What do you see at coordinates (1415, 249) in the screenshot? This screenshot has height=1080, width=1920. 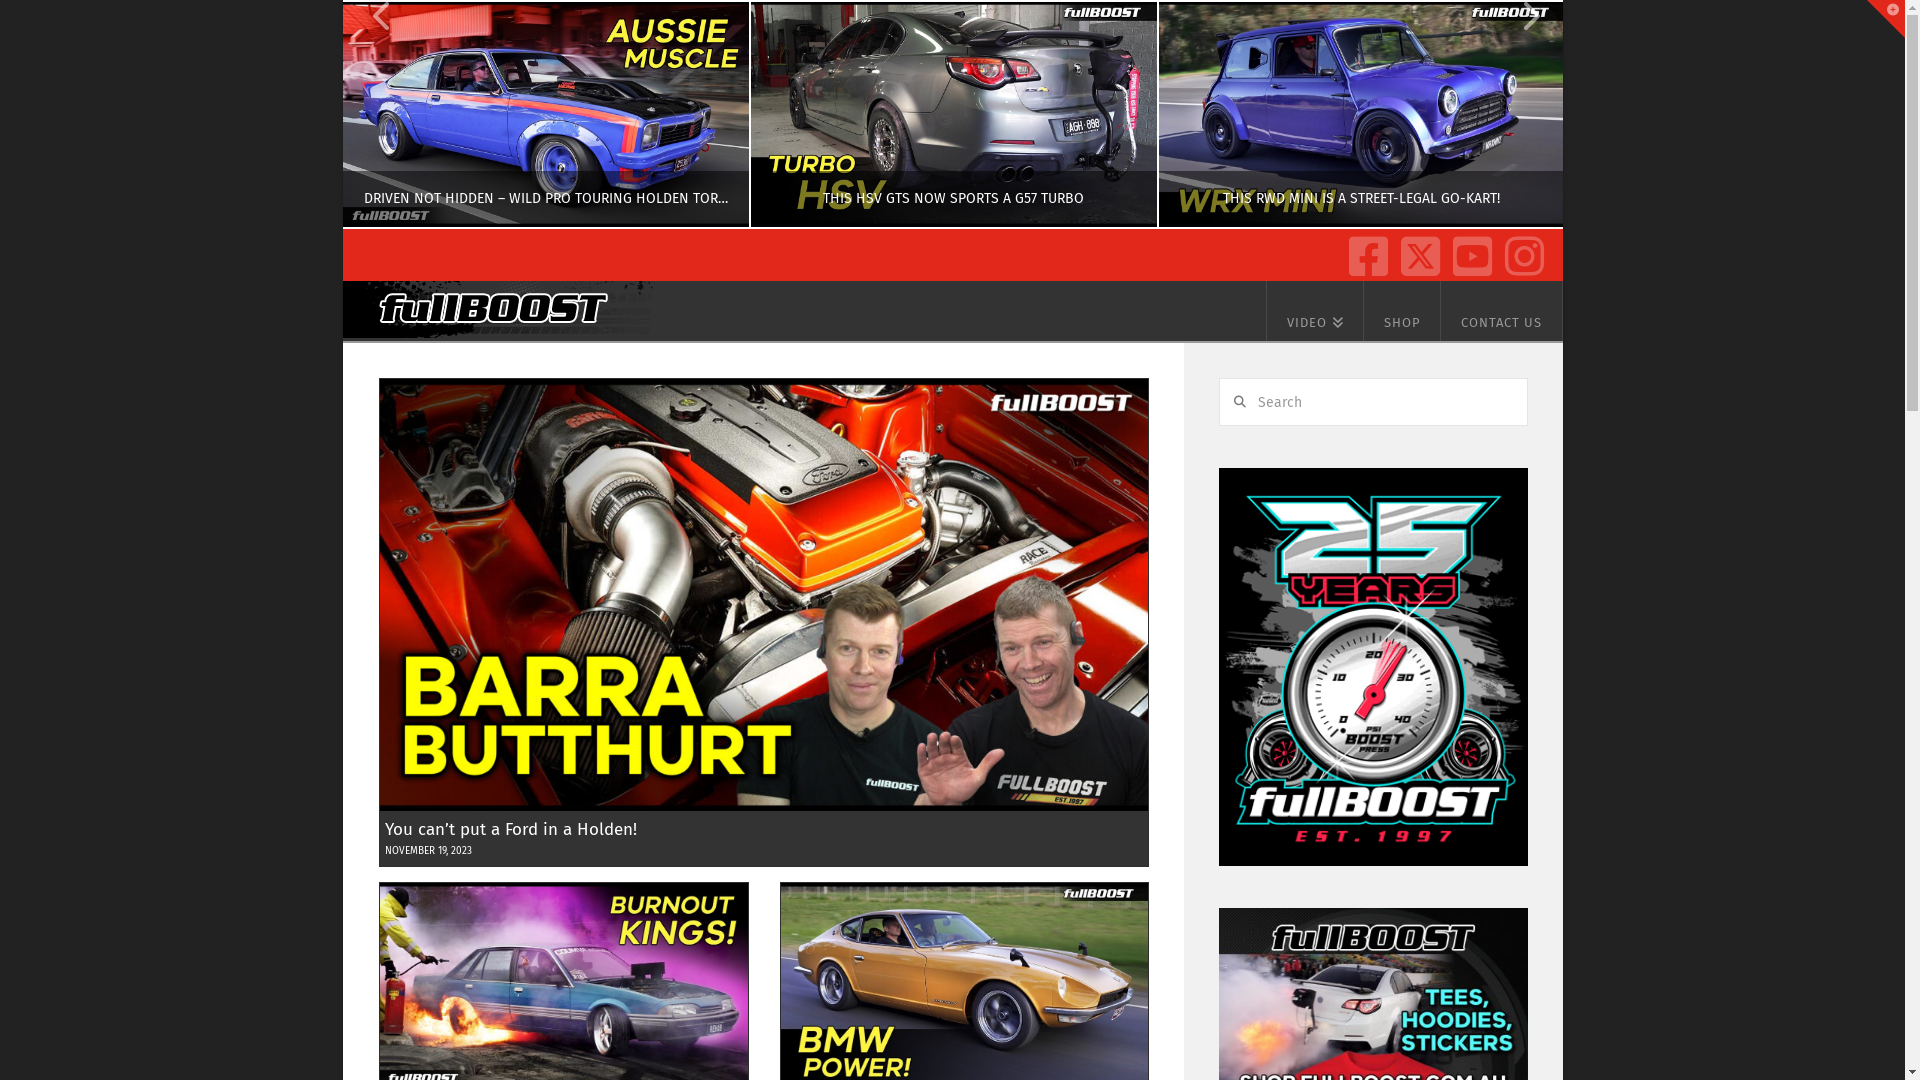 I see `'X / Twitter'` at bounding box center [1415, 249].